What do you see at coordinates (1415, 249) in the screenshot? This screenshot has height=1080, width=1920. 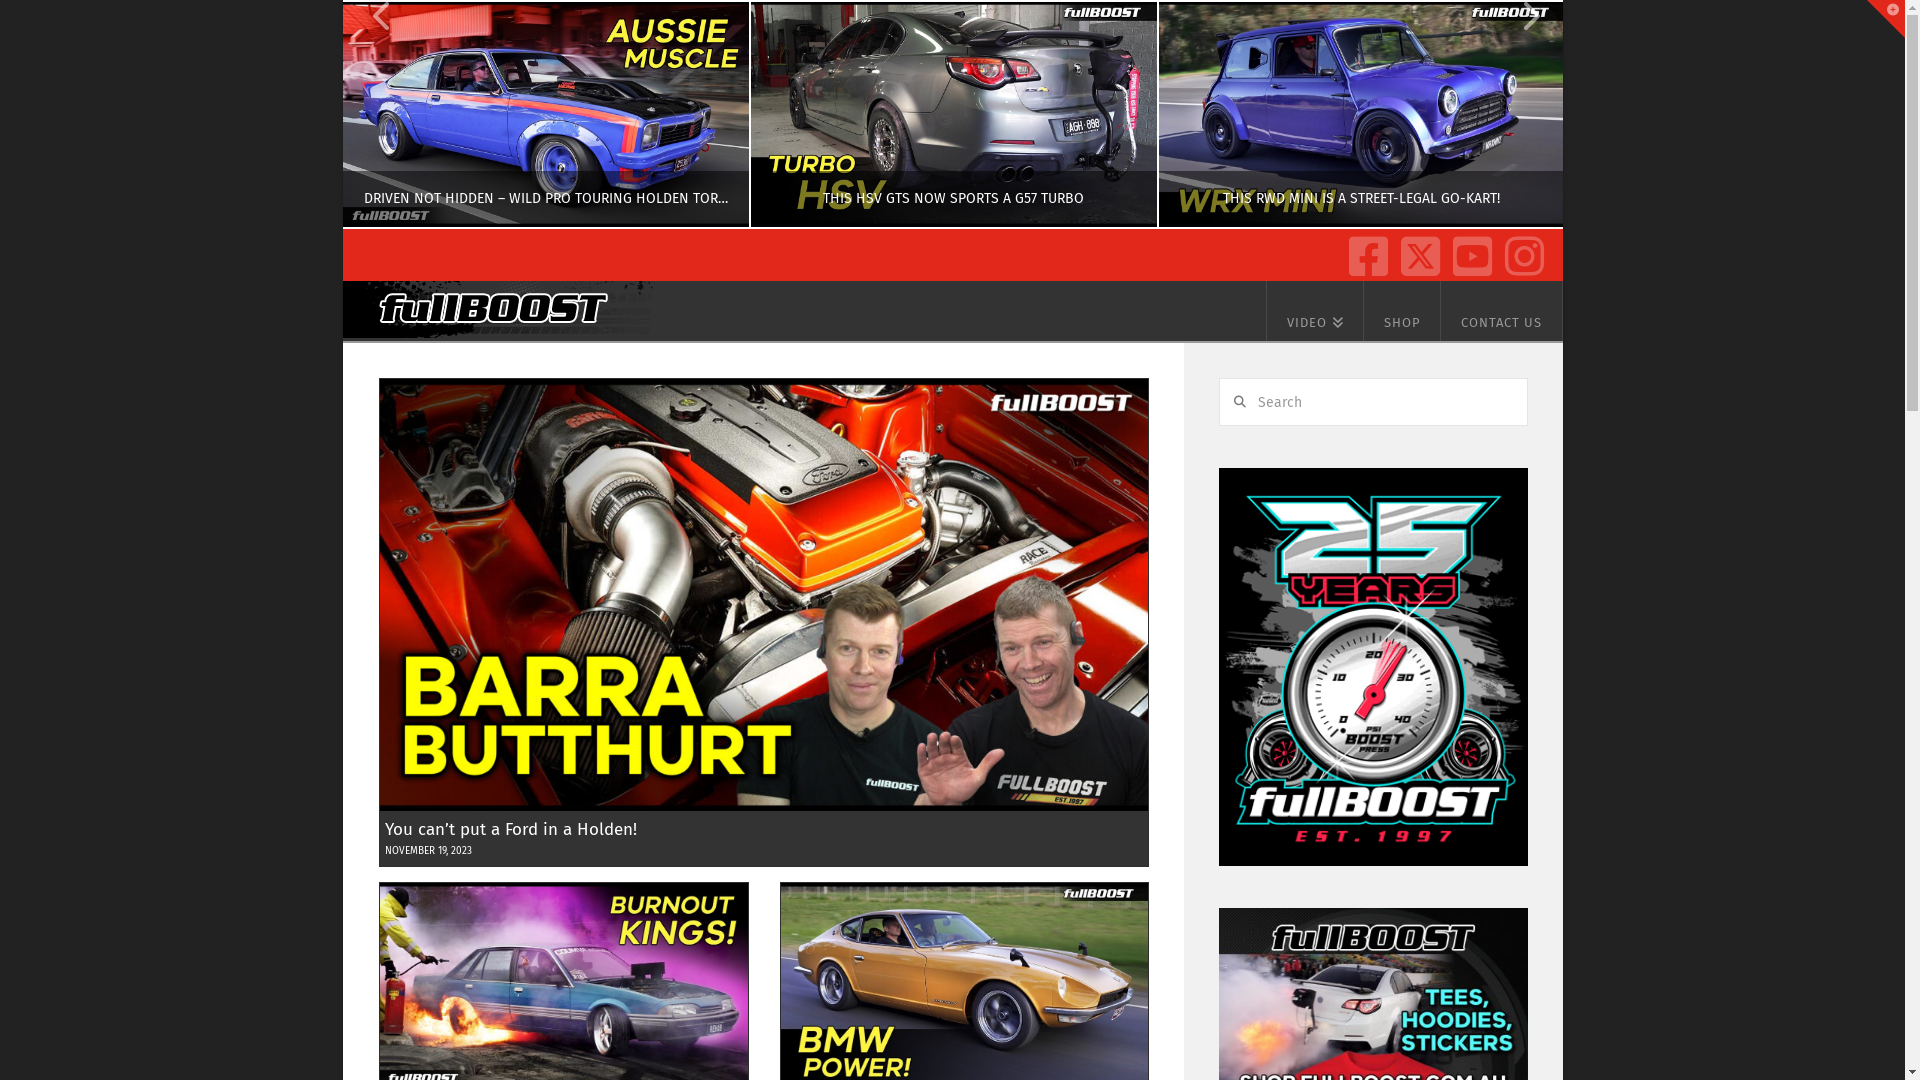 I see `'X / Twitter'` at bounding box center [1415, 249].